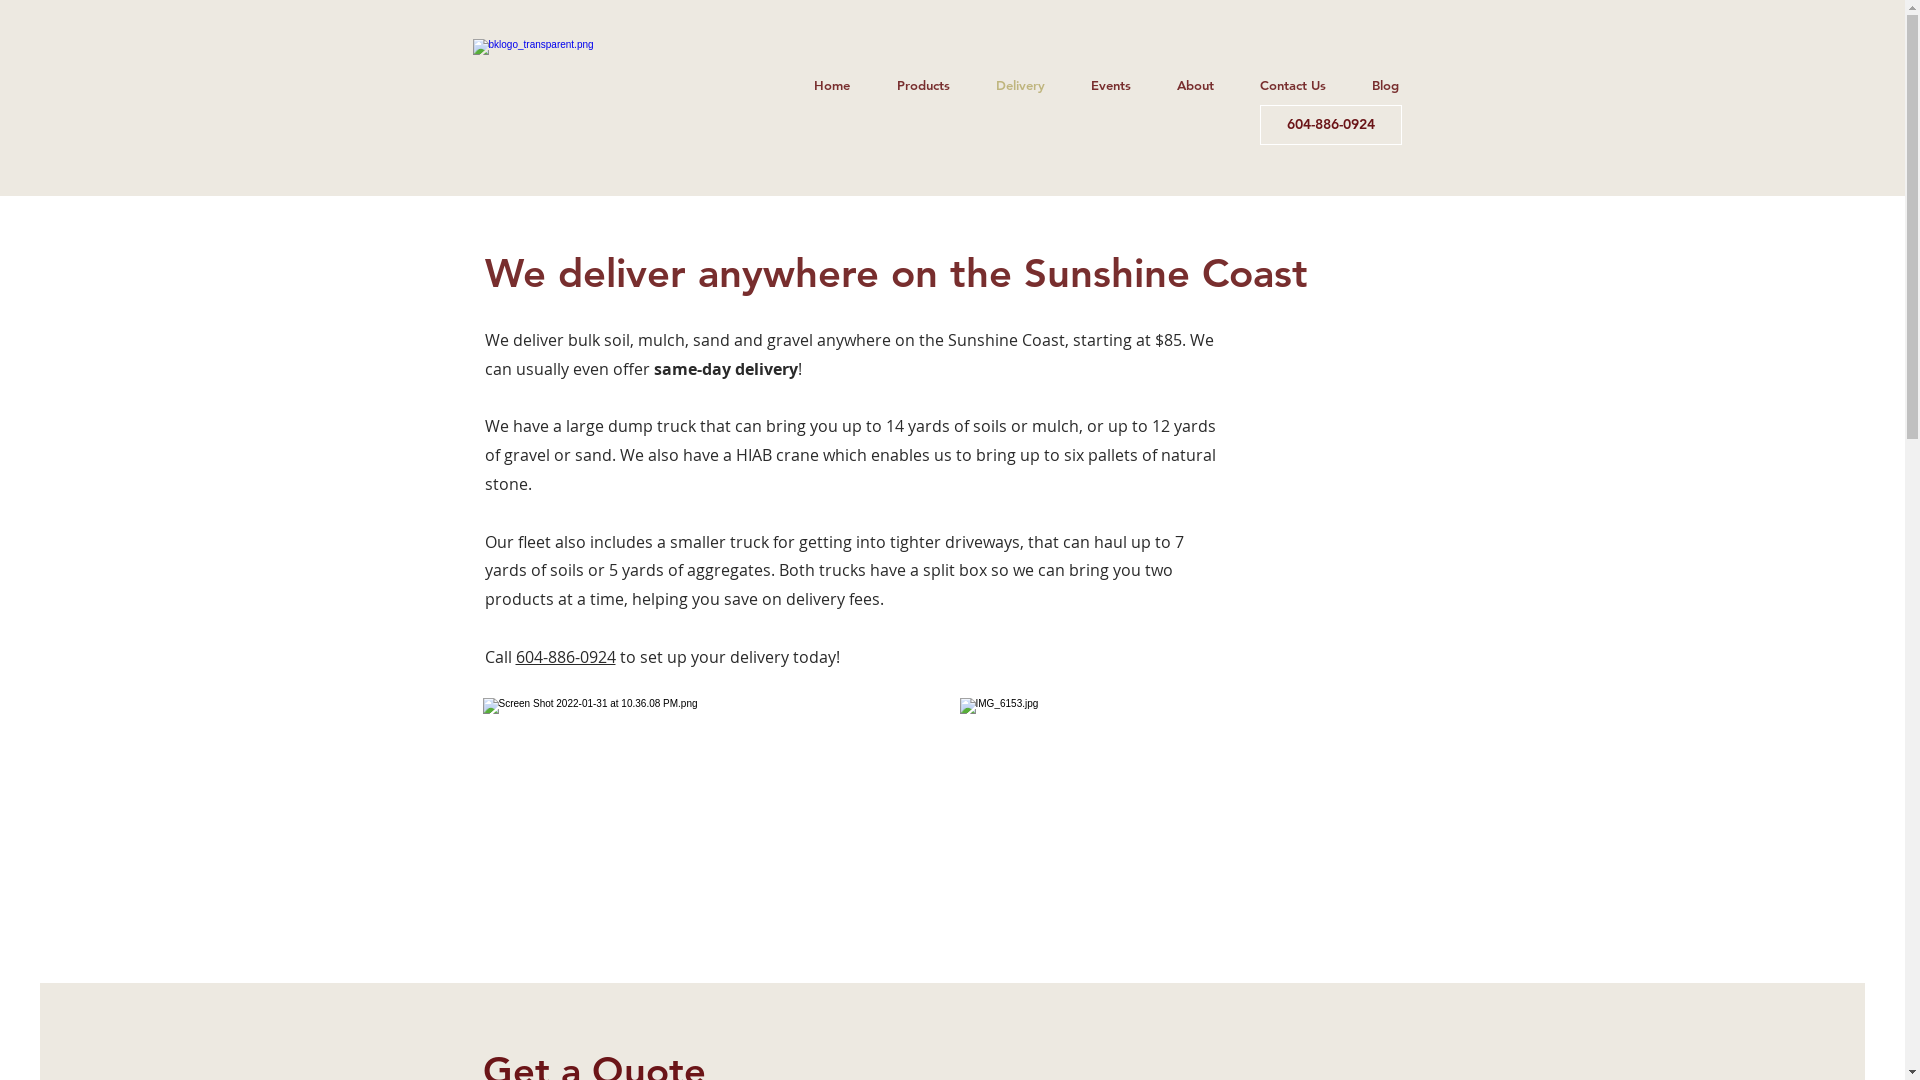 The image size is (1920, 1080). Describe the element at coordinates (565, 656) in the screenshot. I see `'604-886-0924'` at that location.